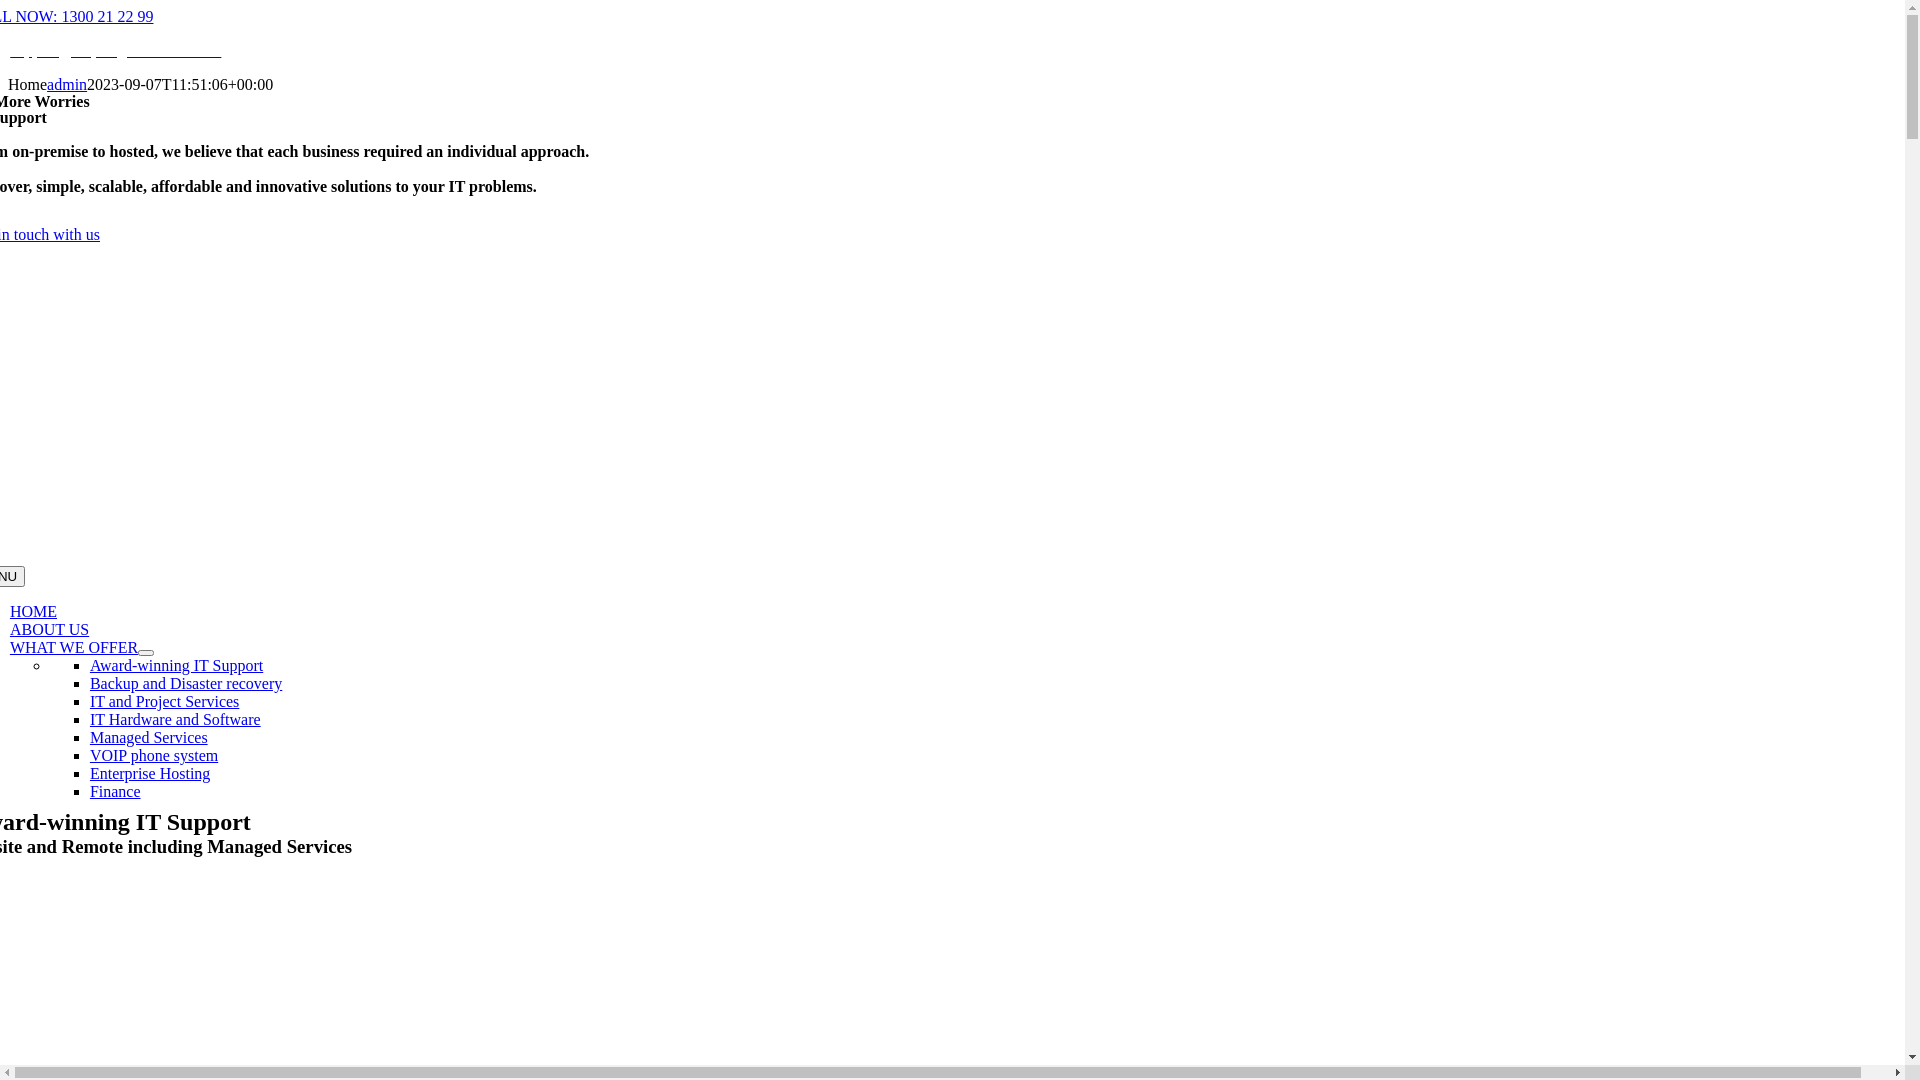  Describe the element at coordinates (114, 790) in the screenshot. I see `'Finance'` at that location.